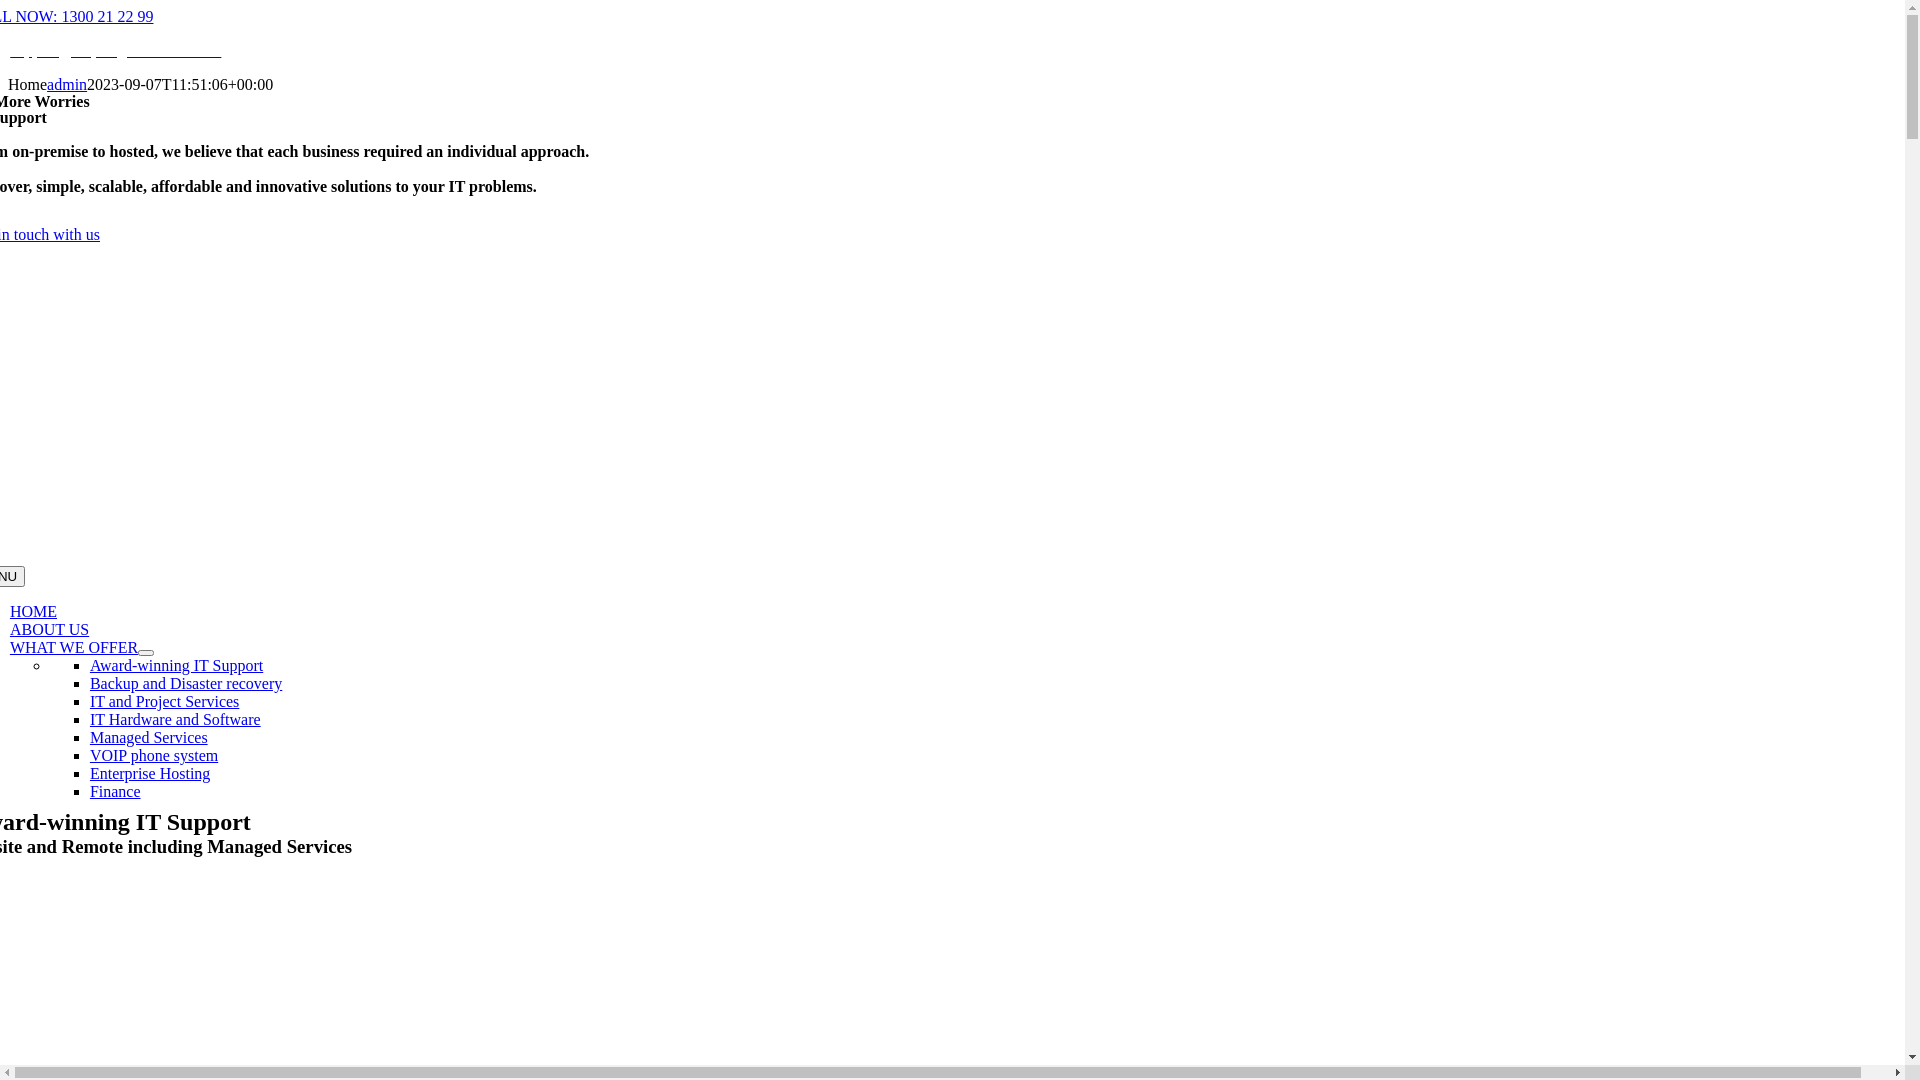  Describe the element at coordinates (114, 790) in the screenshot. I see `'Finance'` at that location.